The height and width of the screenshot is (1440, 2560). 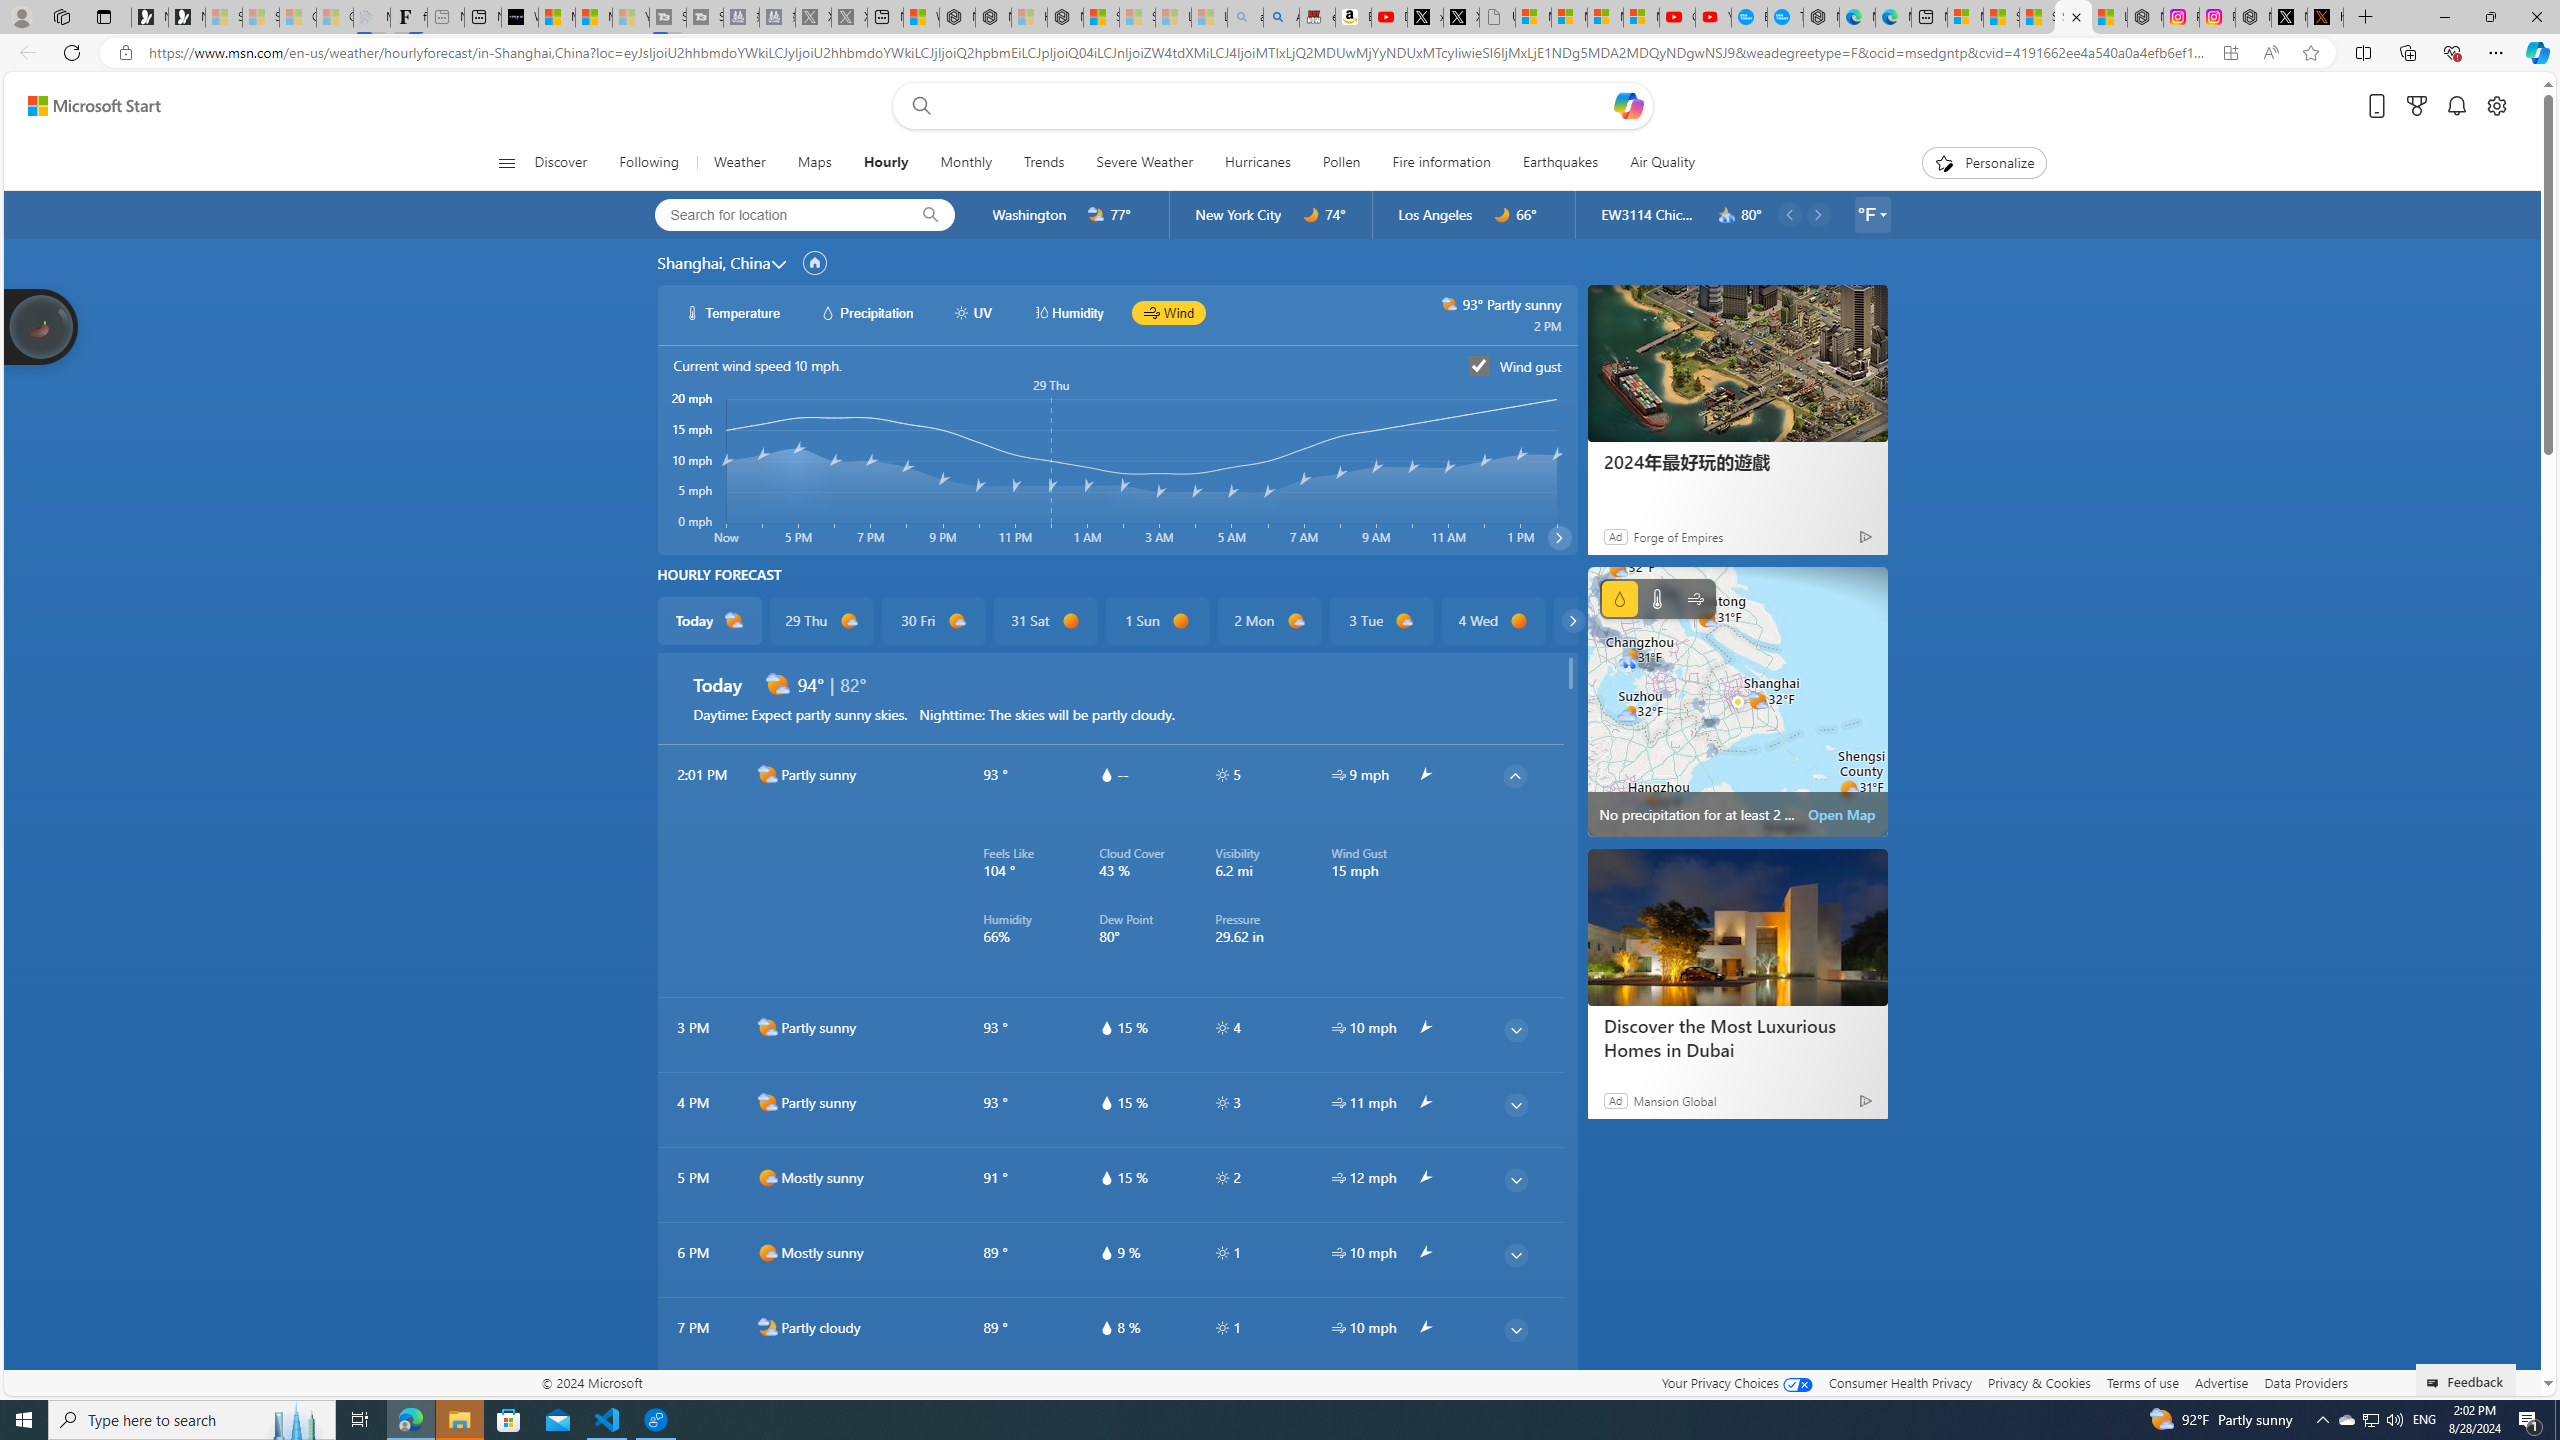 What do you see at coordinates (1984, 162) in the screenshot?
I see `'Personalize'` at bounding box center [1984, 162].